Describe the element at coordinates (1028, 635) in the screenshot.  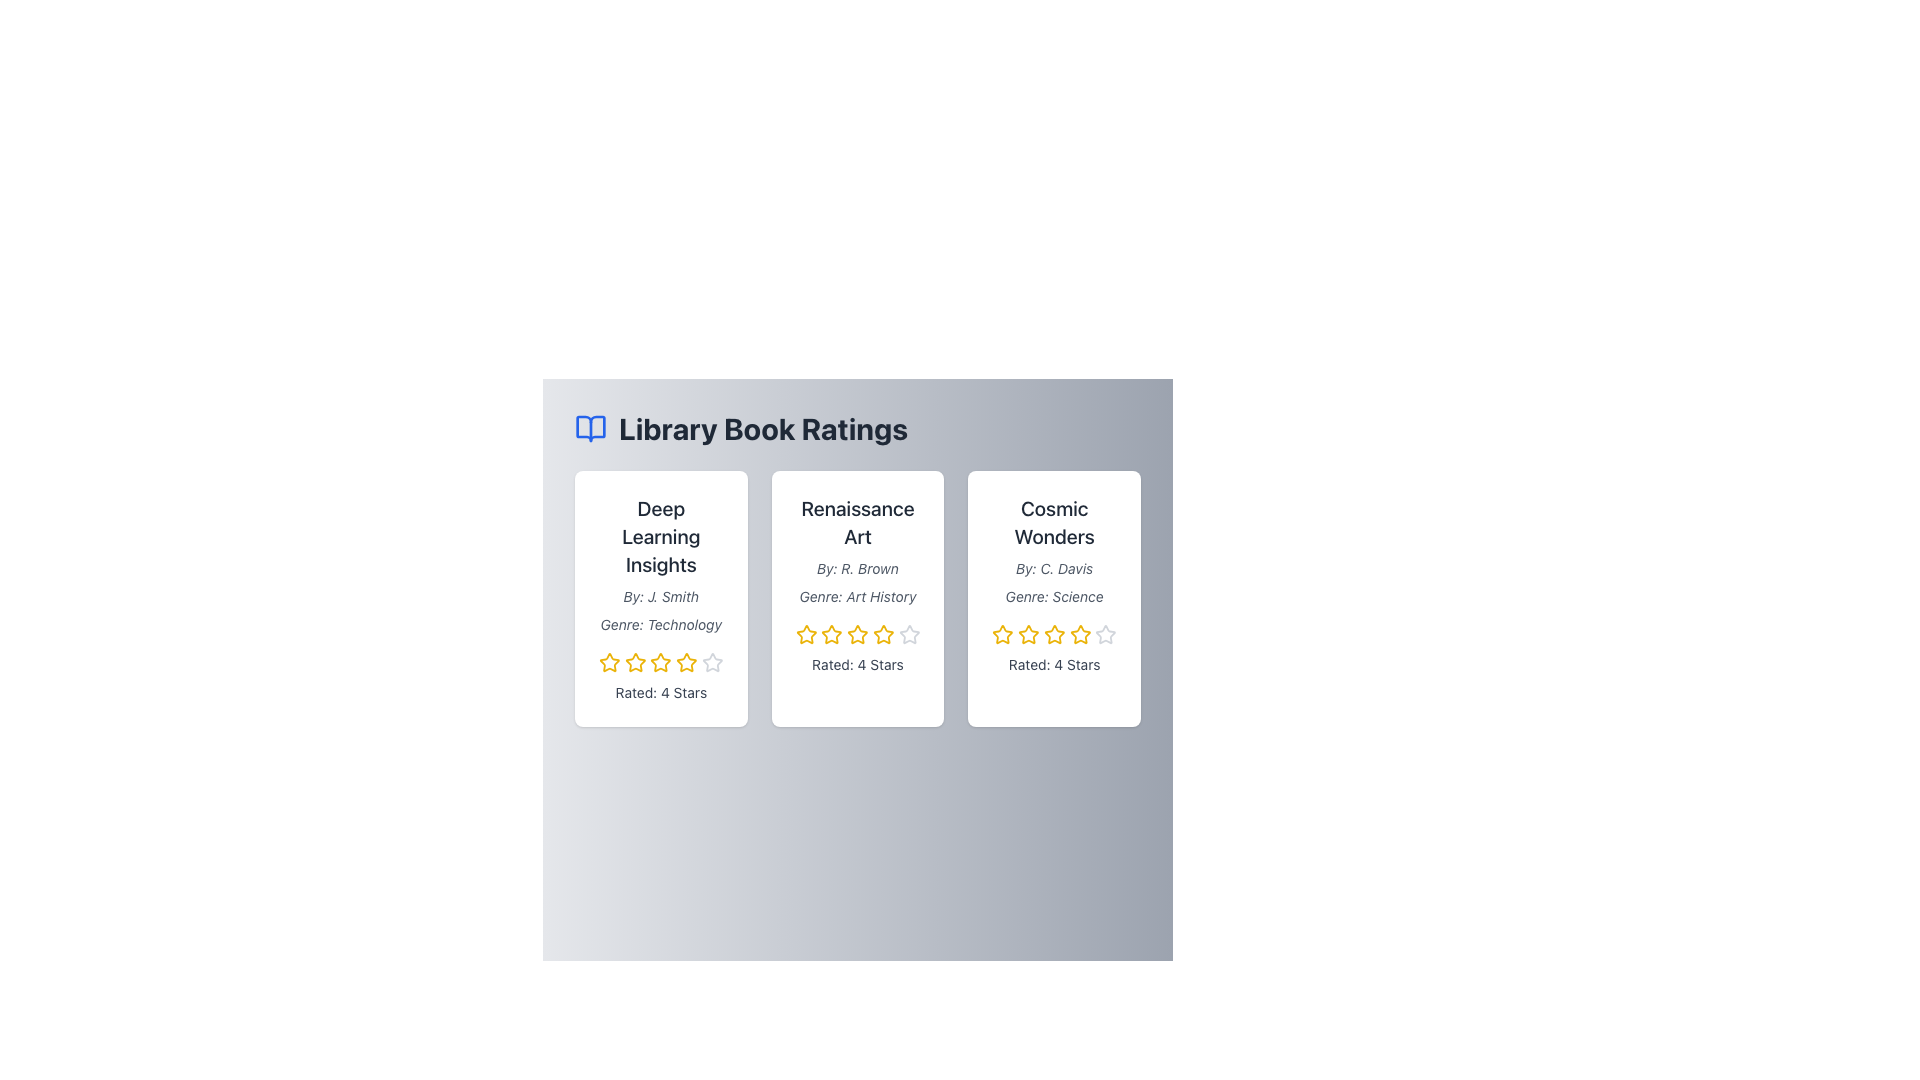
I see `the third yellow star-shaped icon in the five-star rating system for the 'Cosmic Wonders' book` at that location.